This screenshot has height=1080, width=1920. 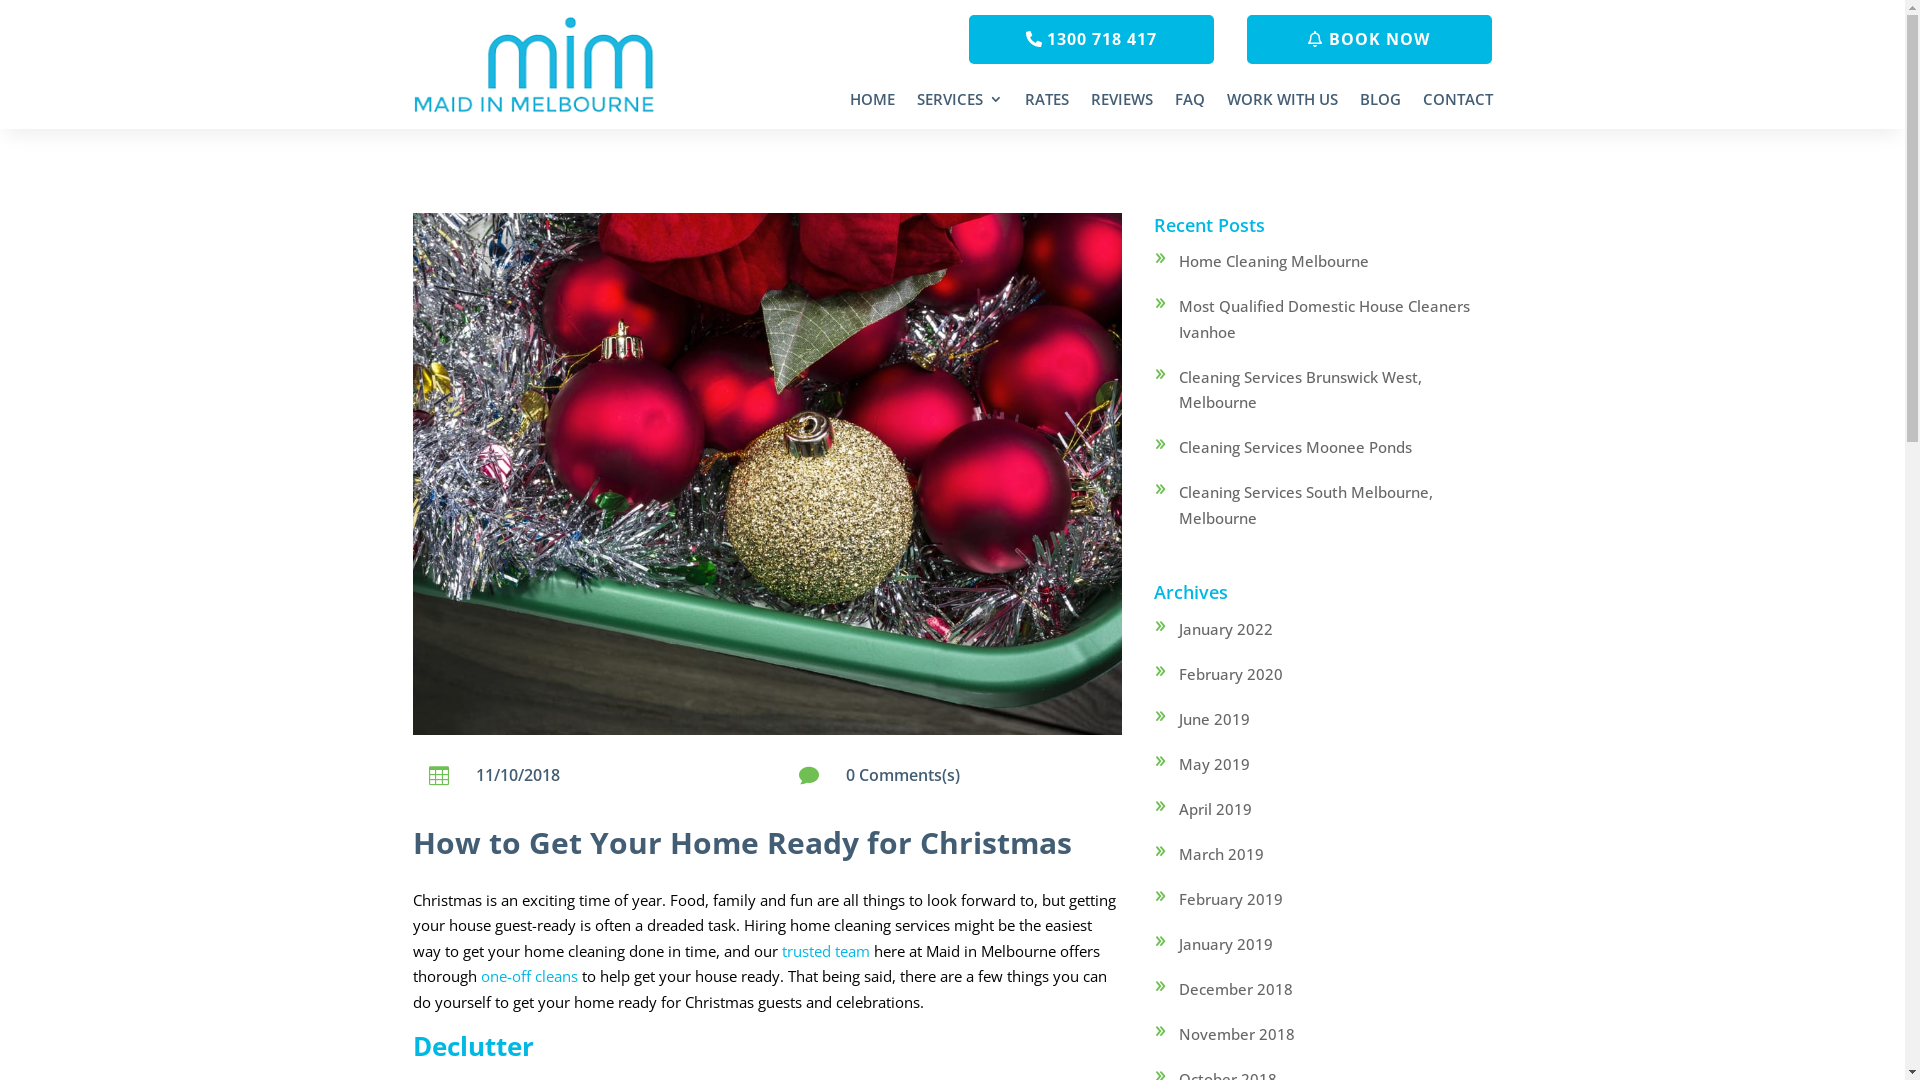 What do you see at coordinates (1368, 39) in the screenshot?
I see `'BOOK NOW'` at bounding box center [1368, 39].